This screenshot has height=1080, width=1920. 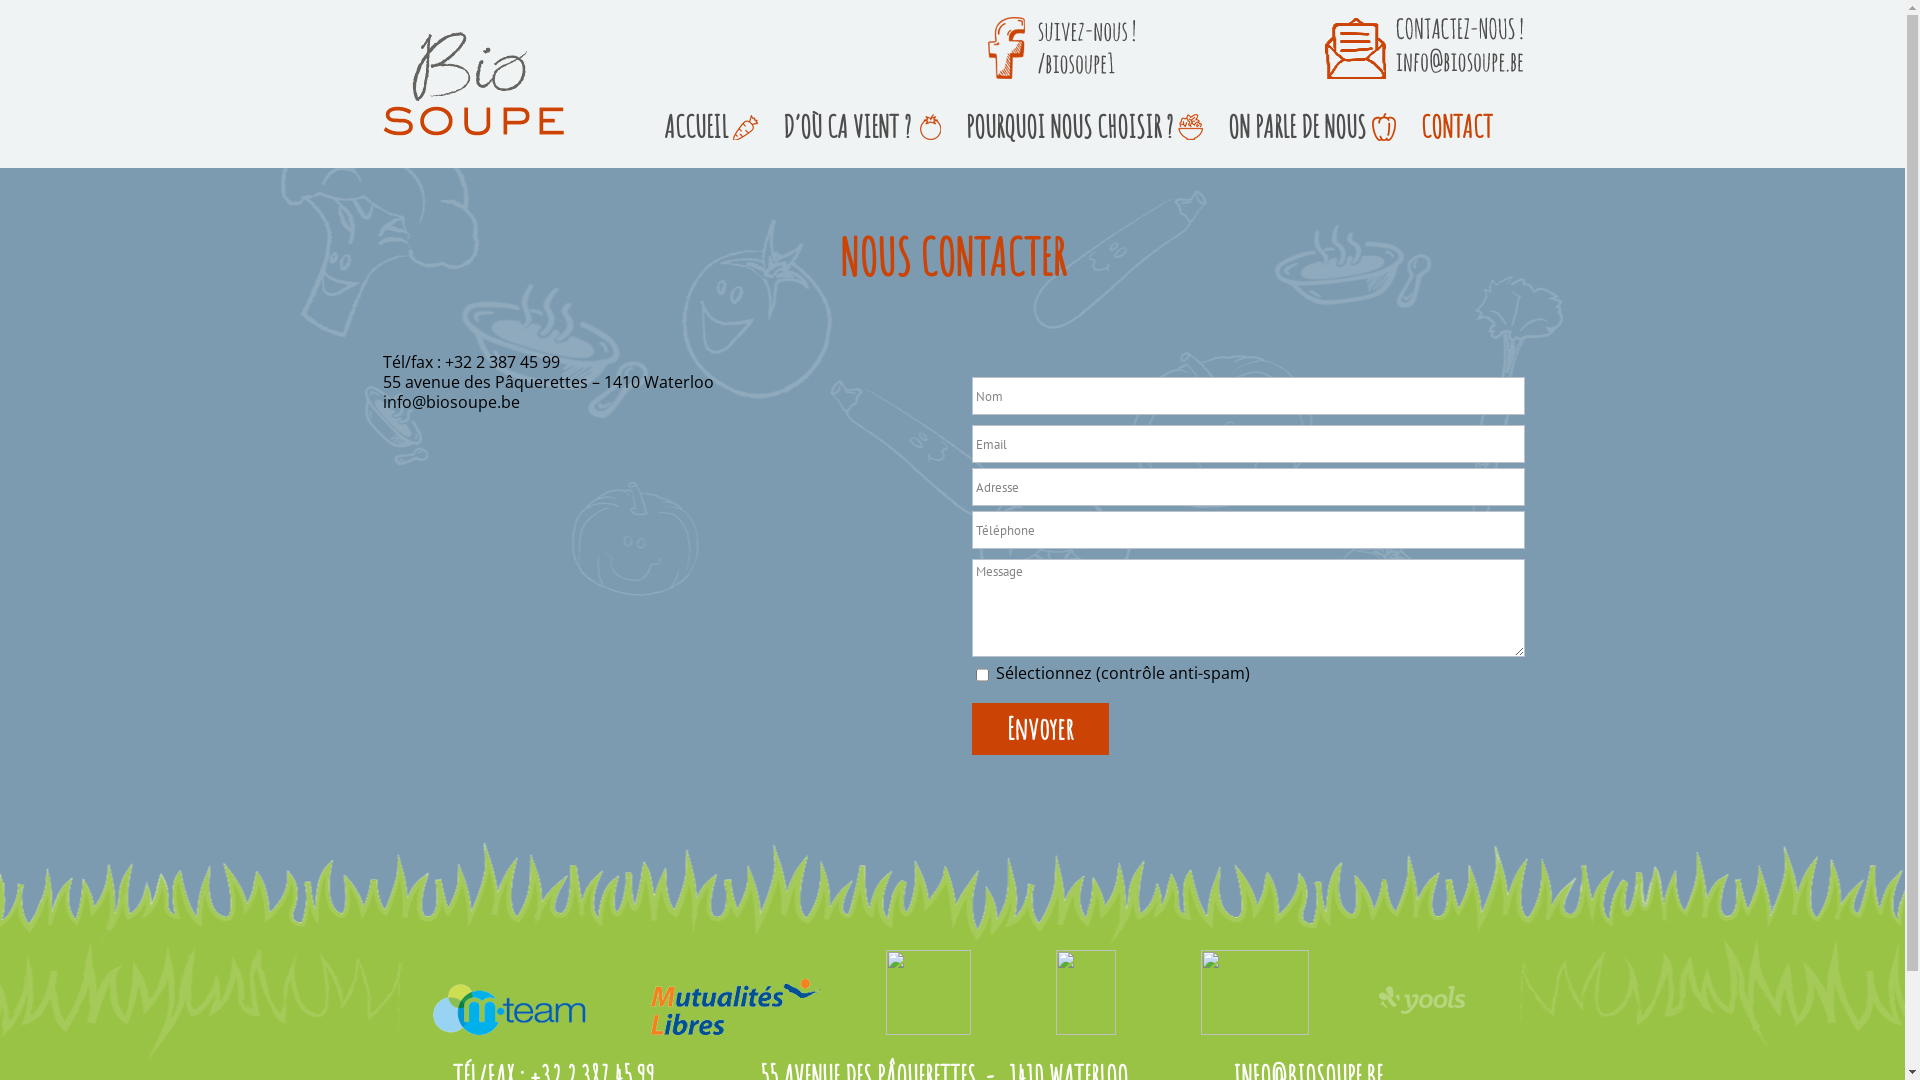 What do you see at coordinates (1420, 999) in the screenshot?
I see `'Yools Website Design'` at bounding box center [1420, 999].